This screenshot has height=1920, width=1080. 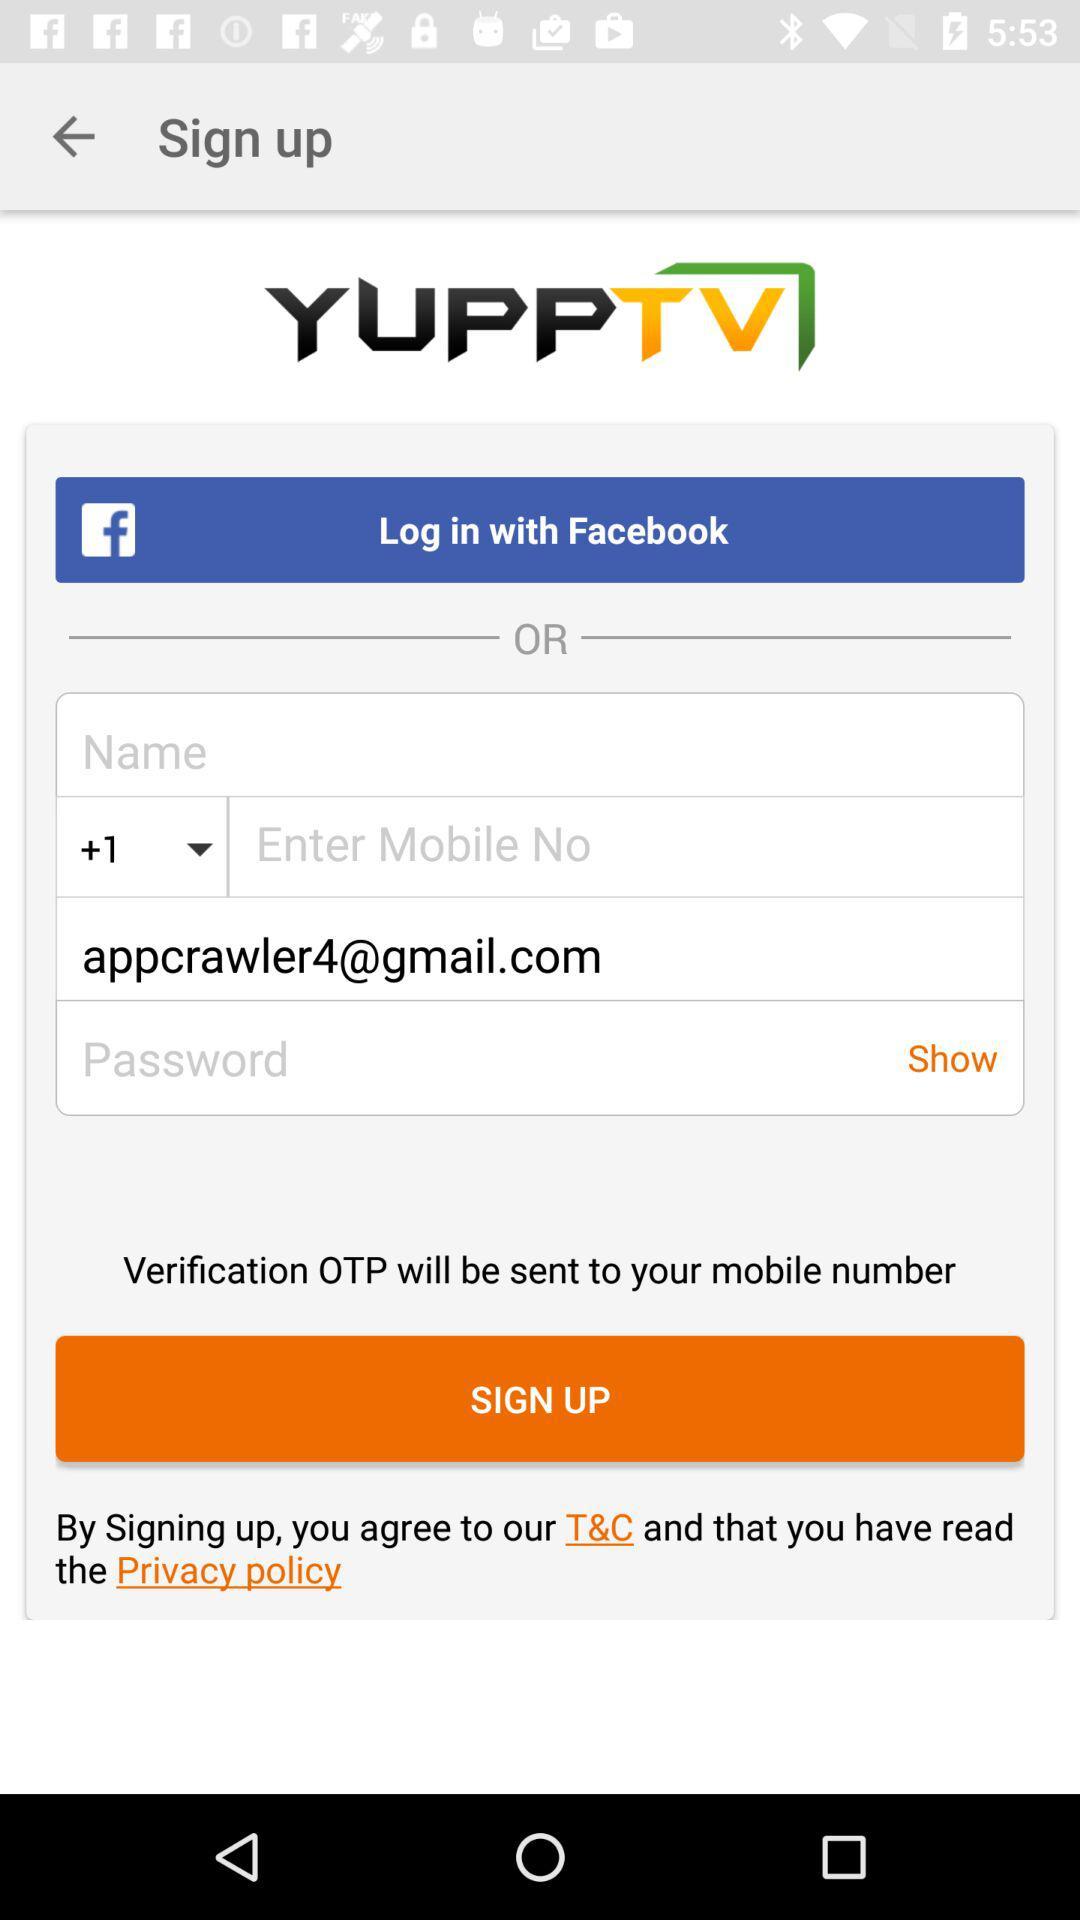 What do you see at coordinates (468, 1056) in the screenshot?
I see `the icon next to the show item` at bounding box center [468, 1056].